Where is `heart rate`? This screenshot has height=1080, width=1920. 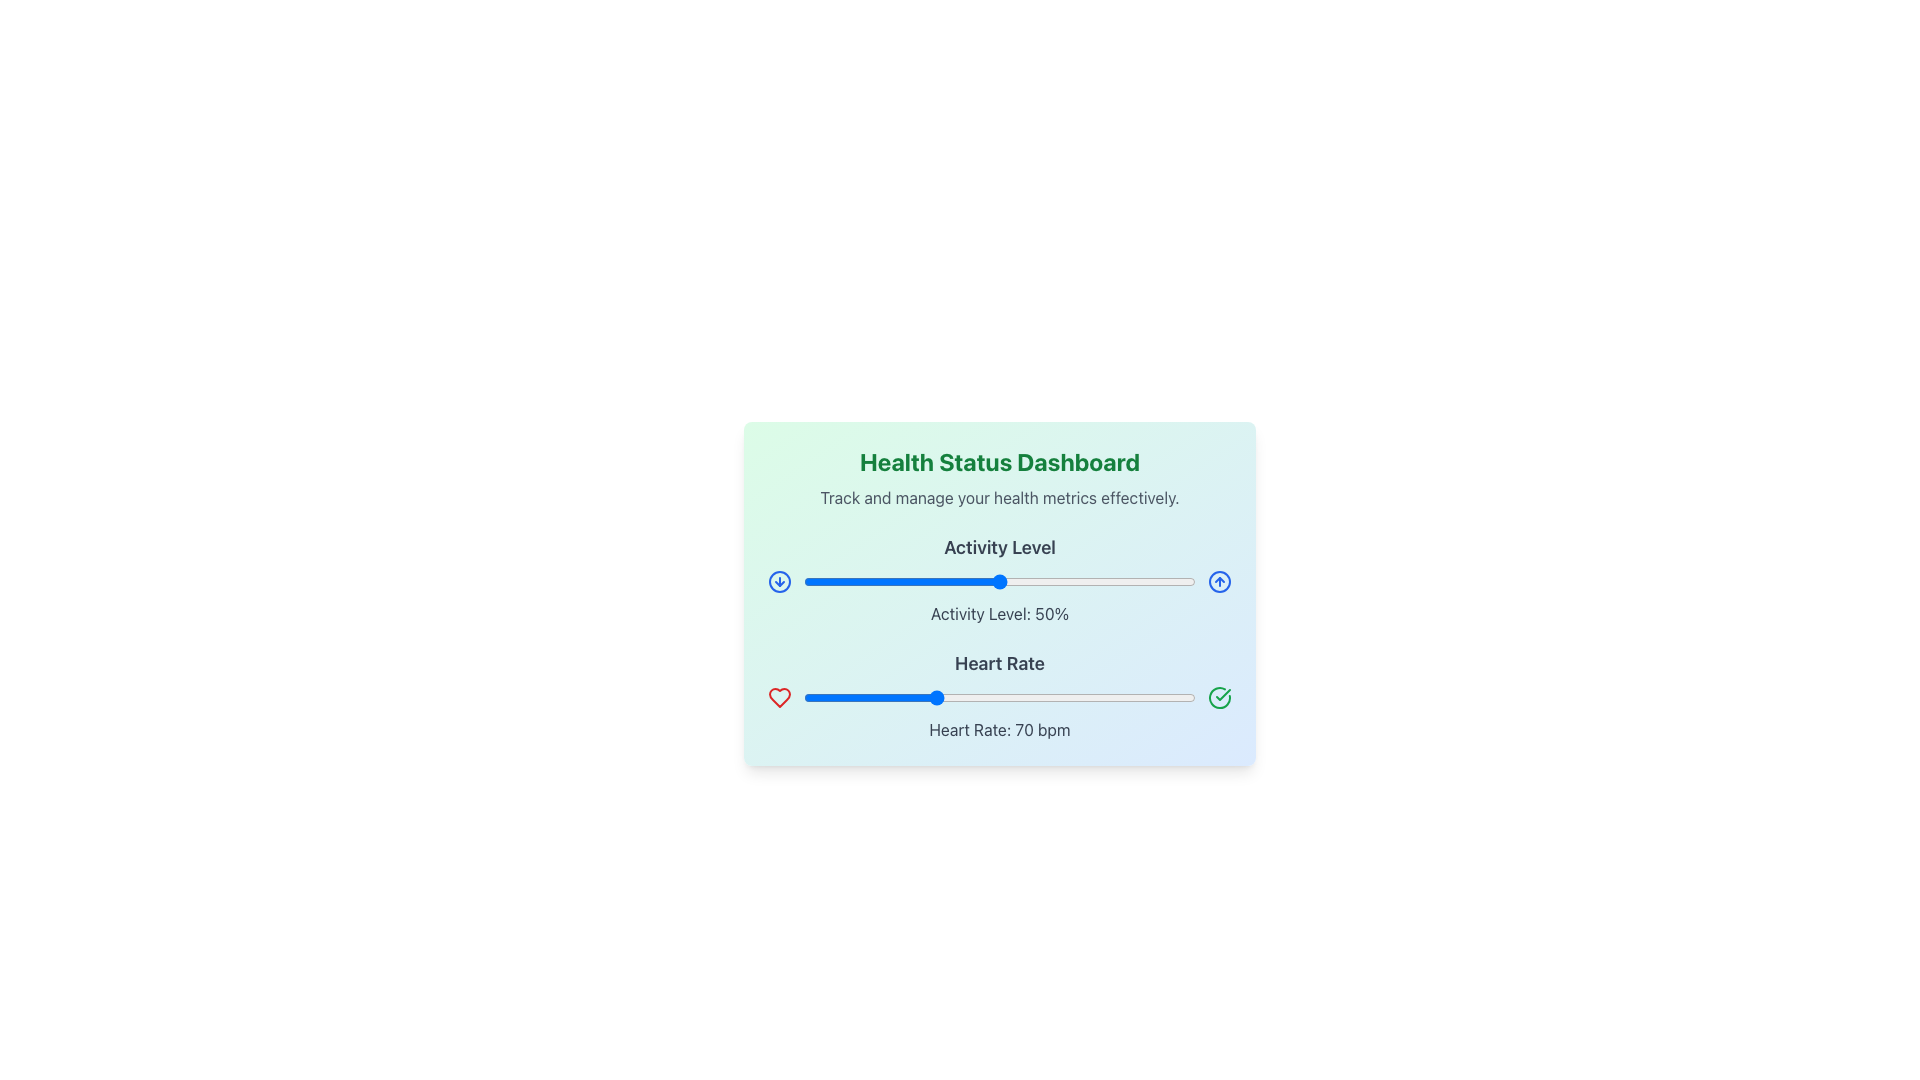 heart rate is located at coordinates (901, 697).